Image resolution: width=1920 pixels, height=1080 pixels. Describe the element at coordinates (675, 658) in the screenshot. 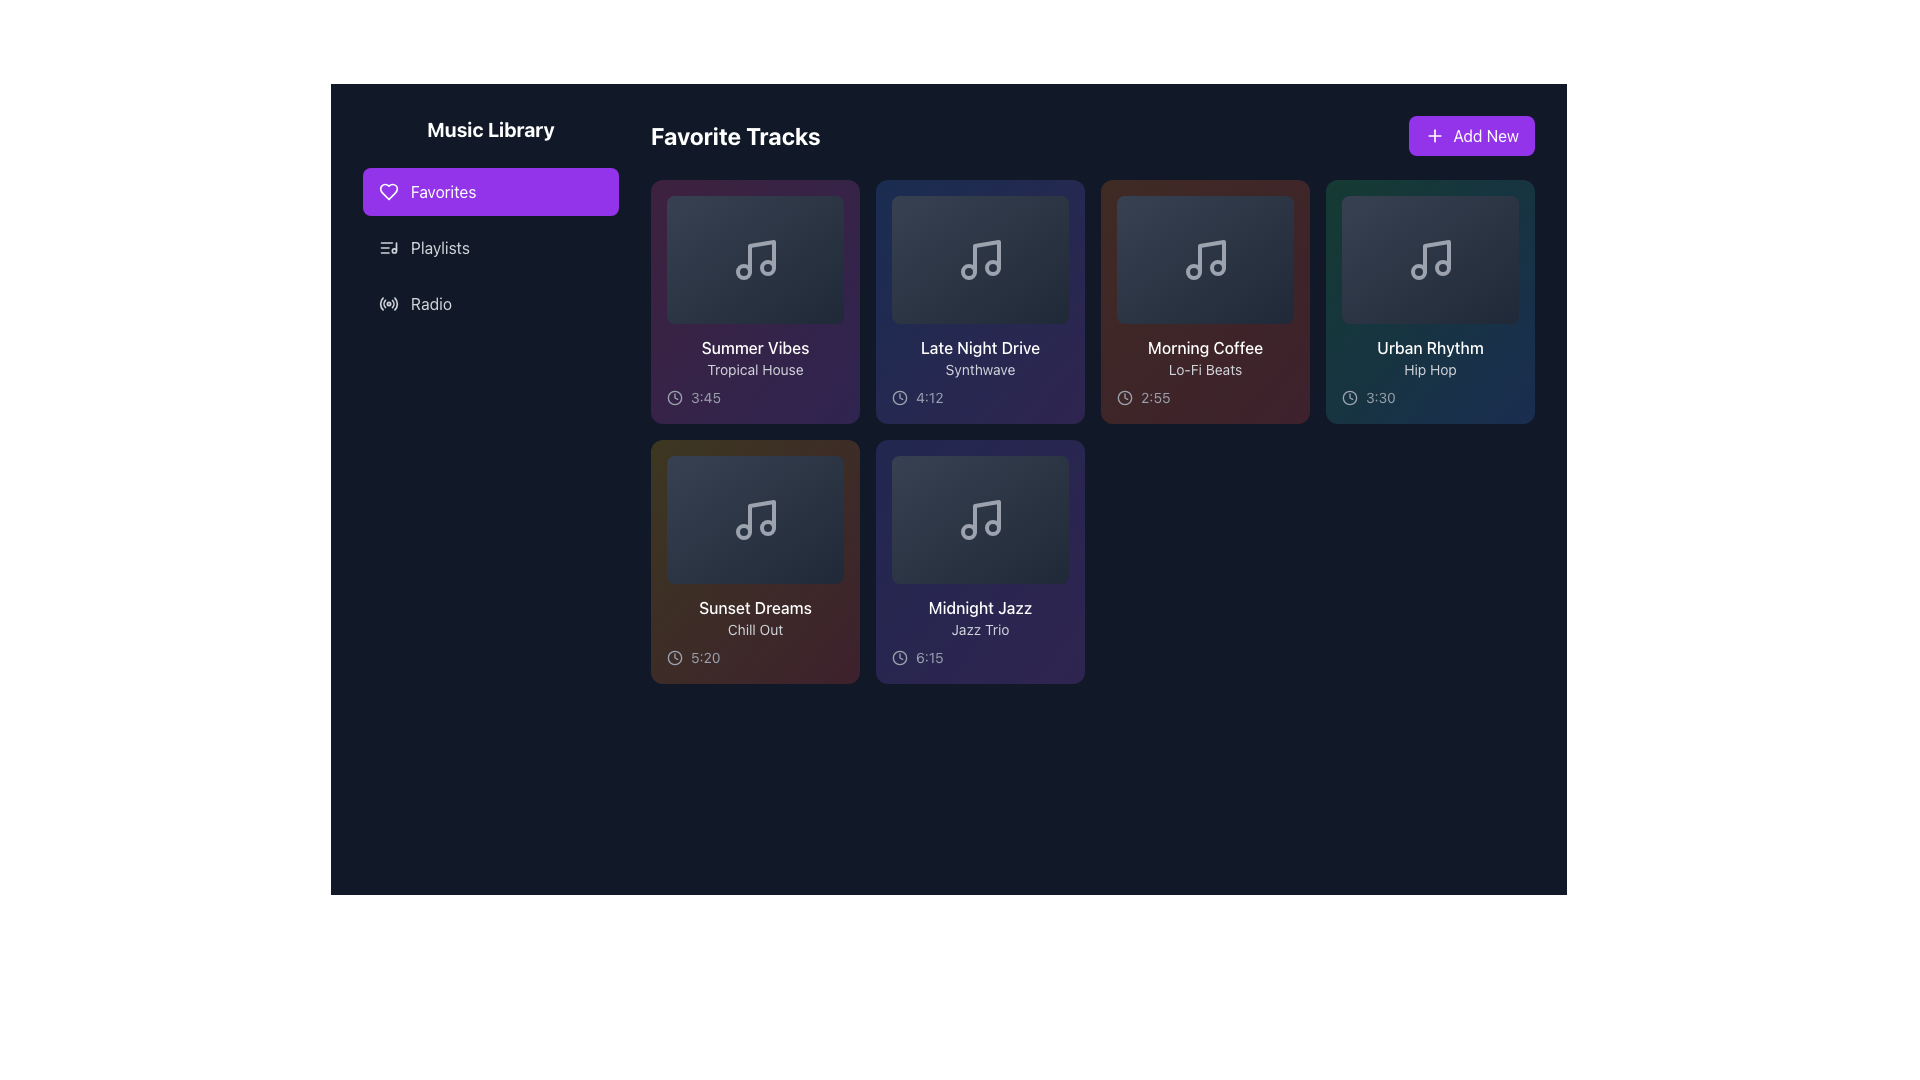

I see `the Circle (SVG Element) that represents the clock or timer functionality for the track 'Sunset Dreams', located below the duration text '5:20'` at that location.